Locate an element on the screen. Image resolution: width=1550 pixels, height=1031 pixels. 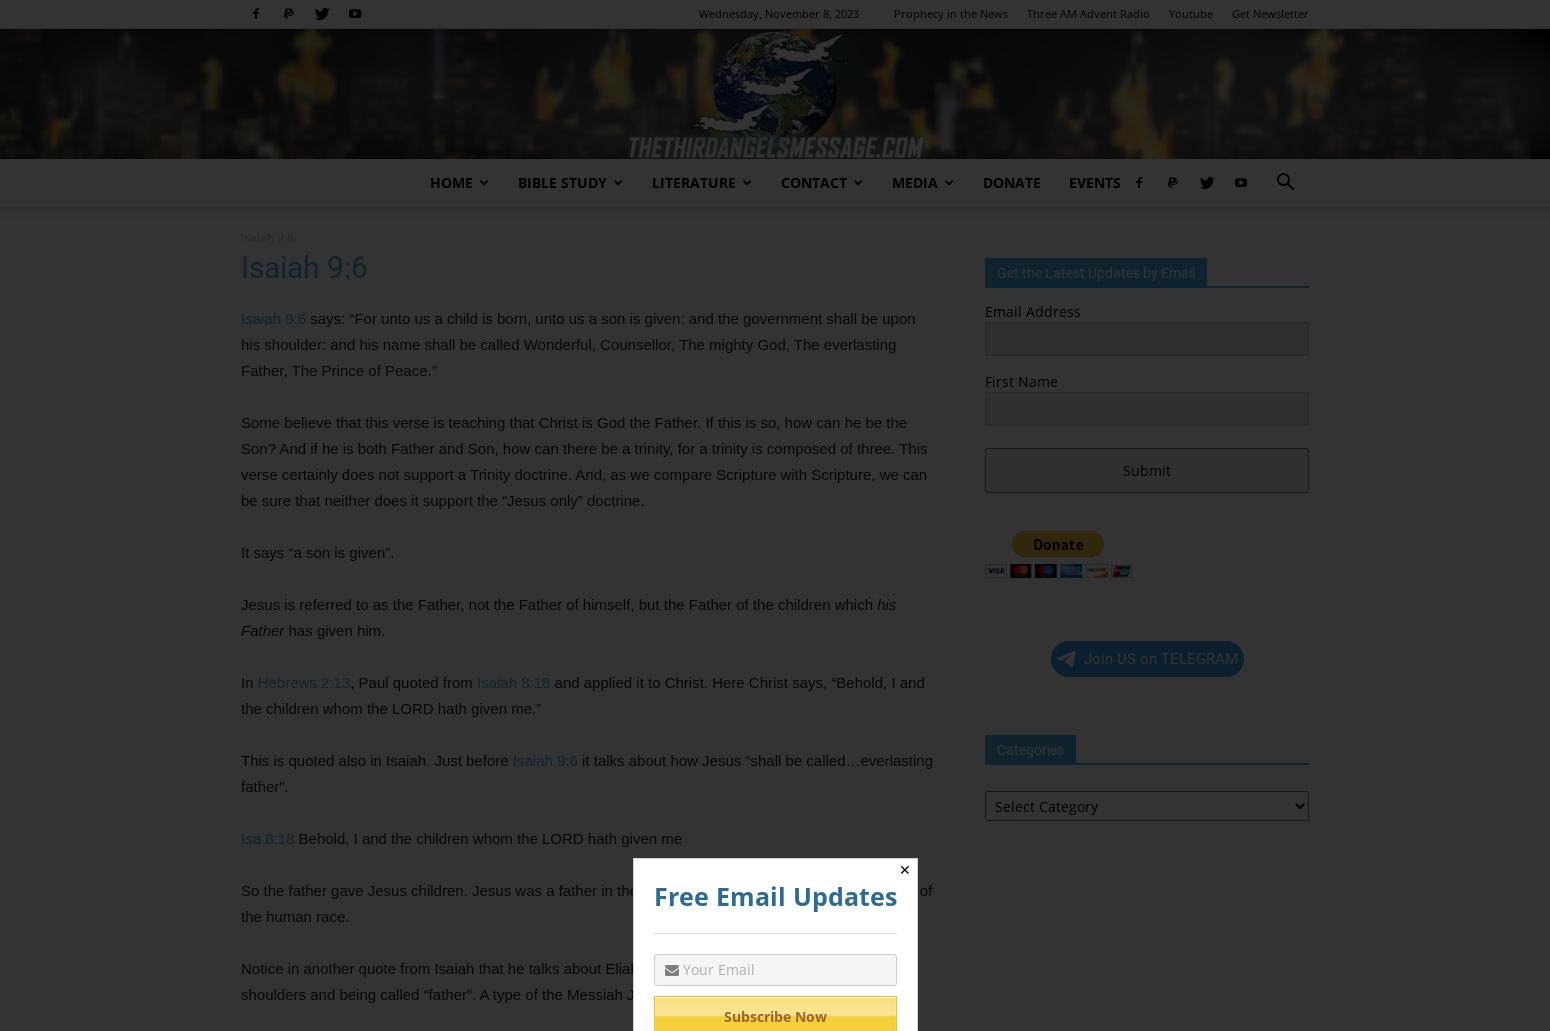
'has given him.' is located at coordinates (335, 630).